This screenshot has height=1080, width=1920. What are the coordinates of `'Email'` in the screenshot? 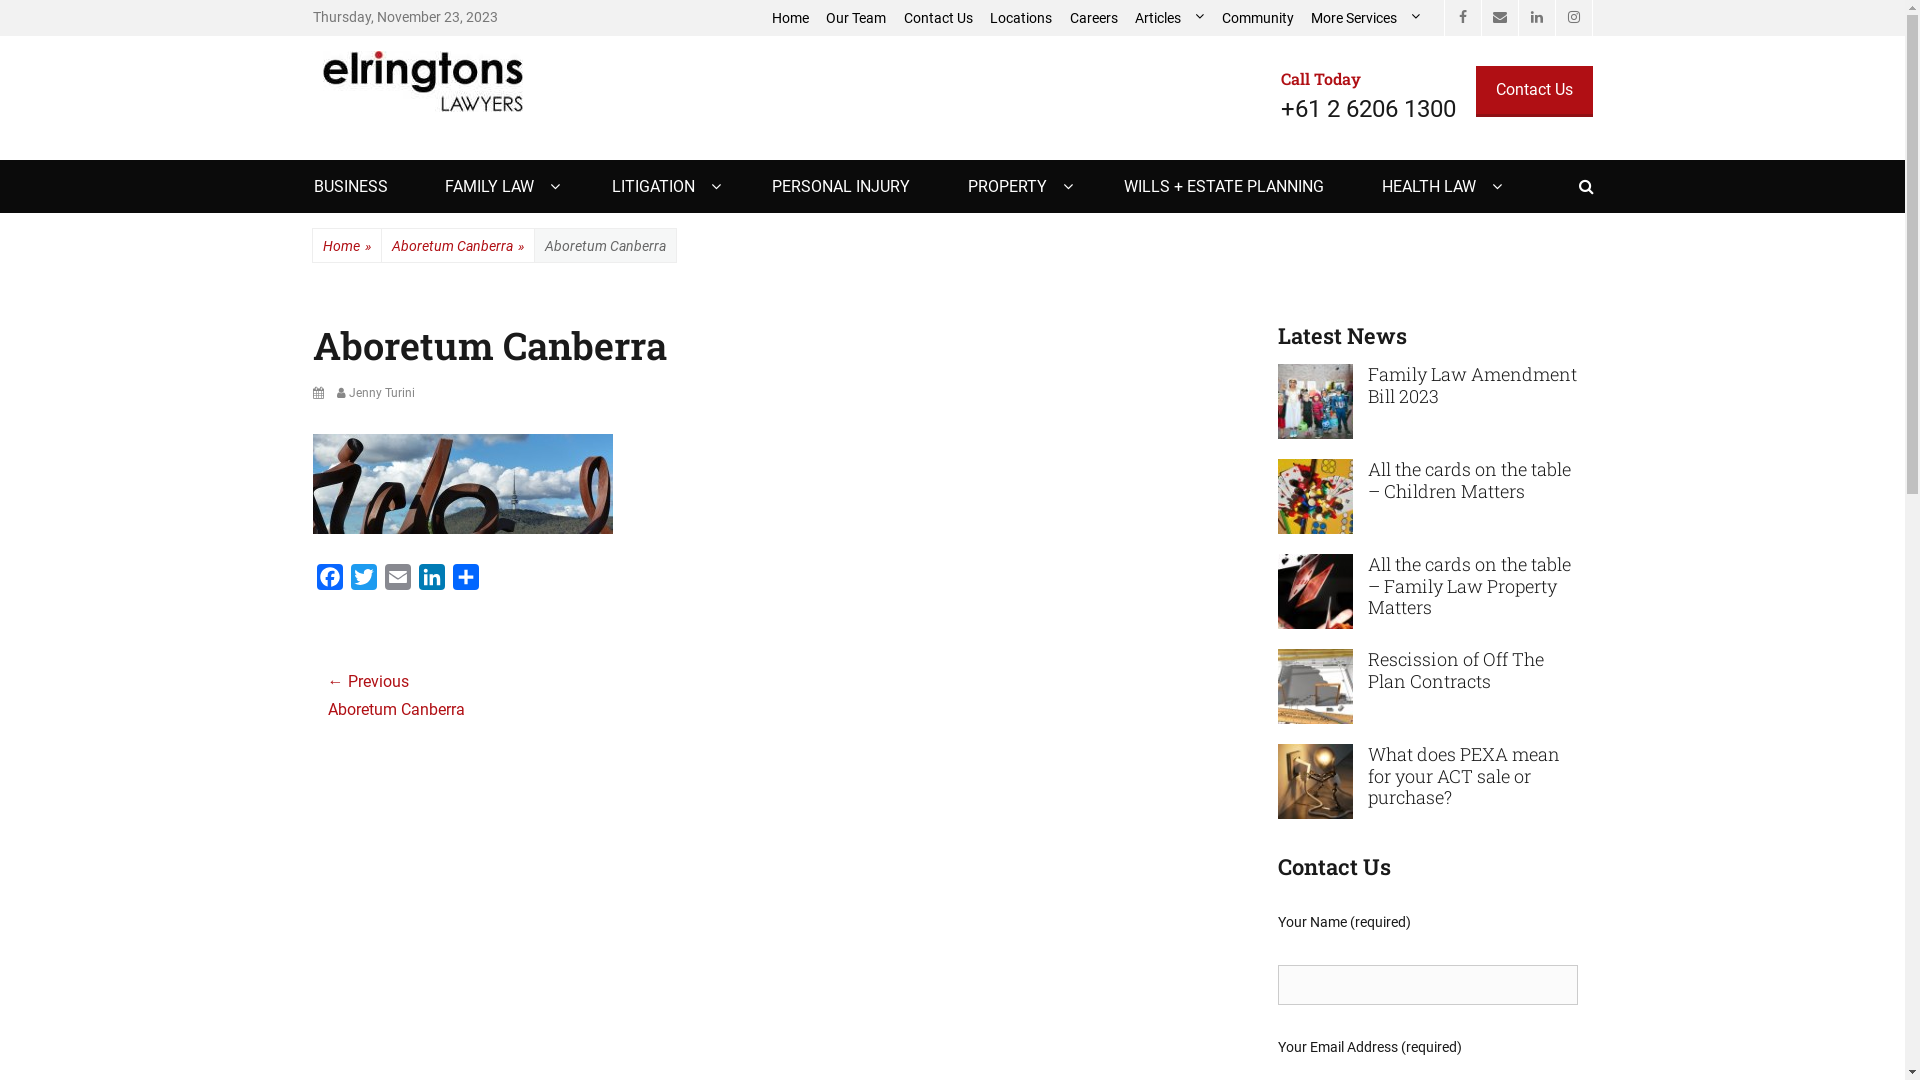 It's located at (397, 581).